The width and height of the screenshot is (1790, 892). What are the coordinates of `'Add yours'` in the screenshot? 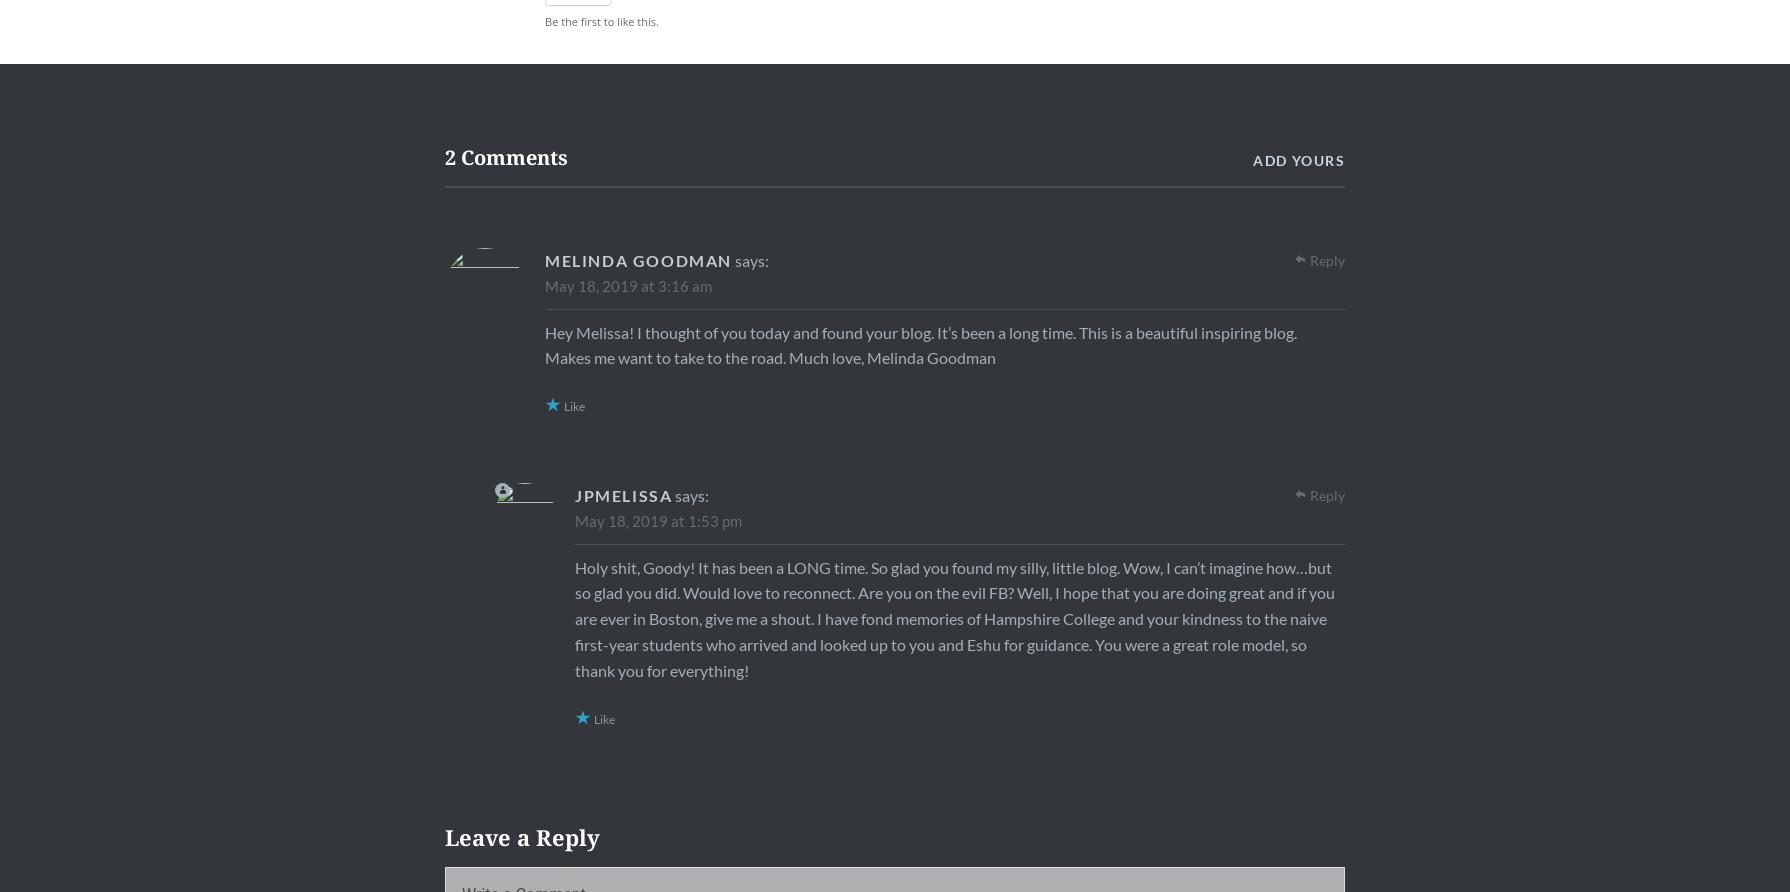 It's located at (1299, 158).